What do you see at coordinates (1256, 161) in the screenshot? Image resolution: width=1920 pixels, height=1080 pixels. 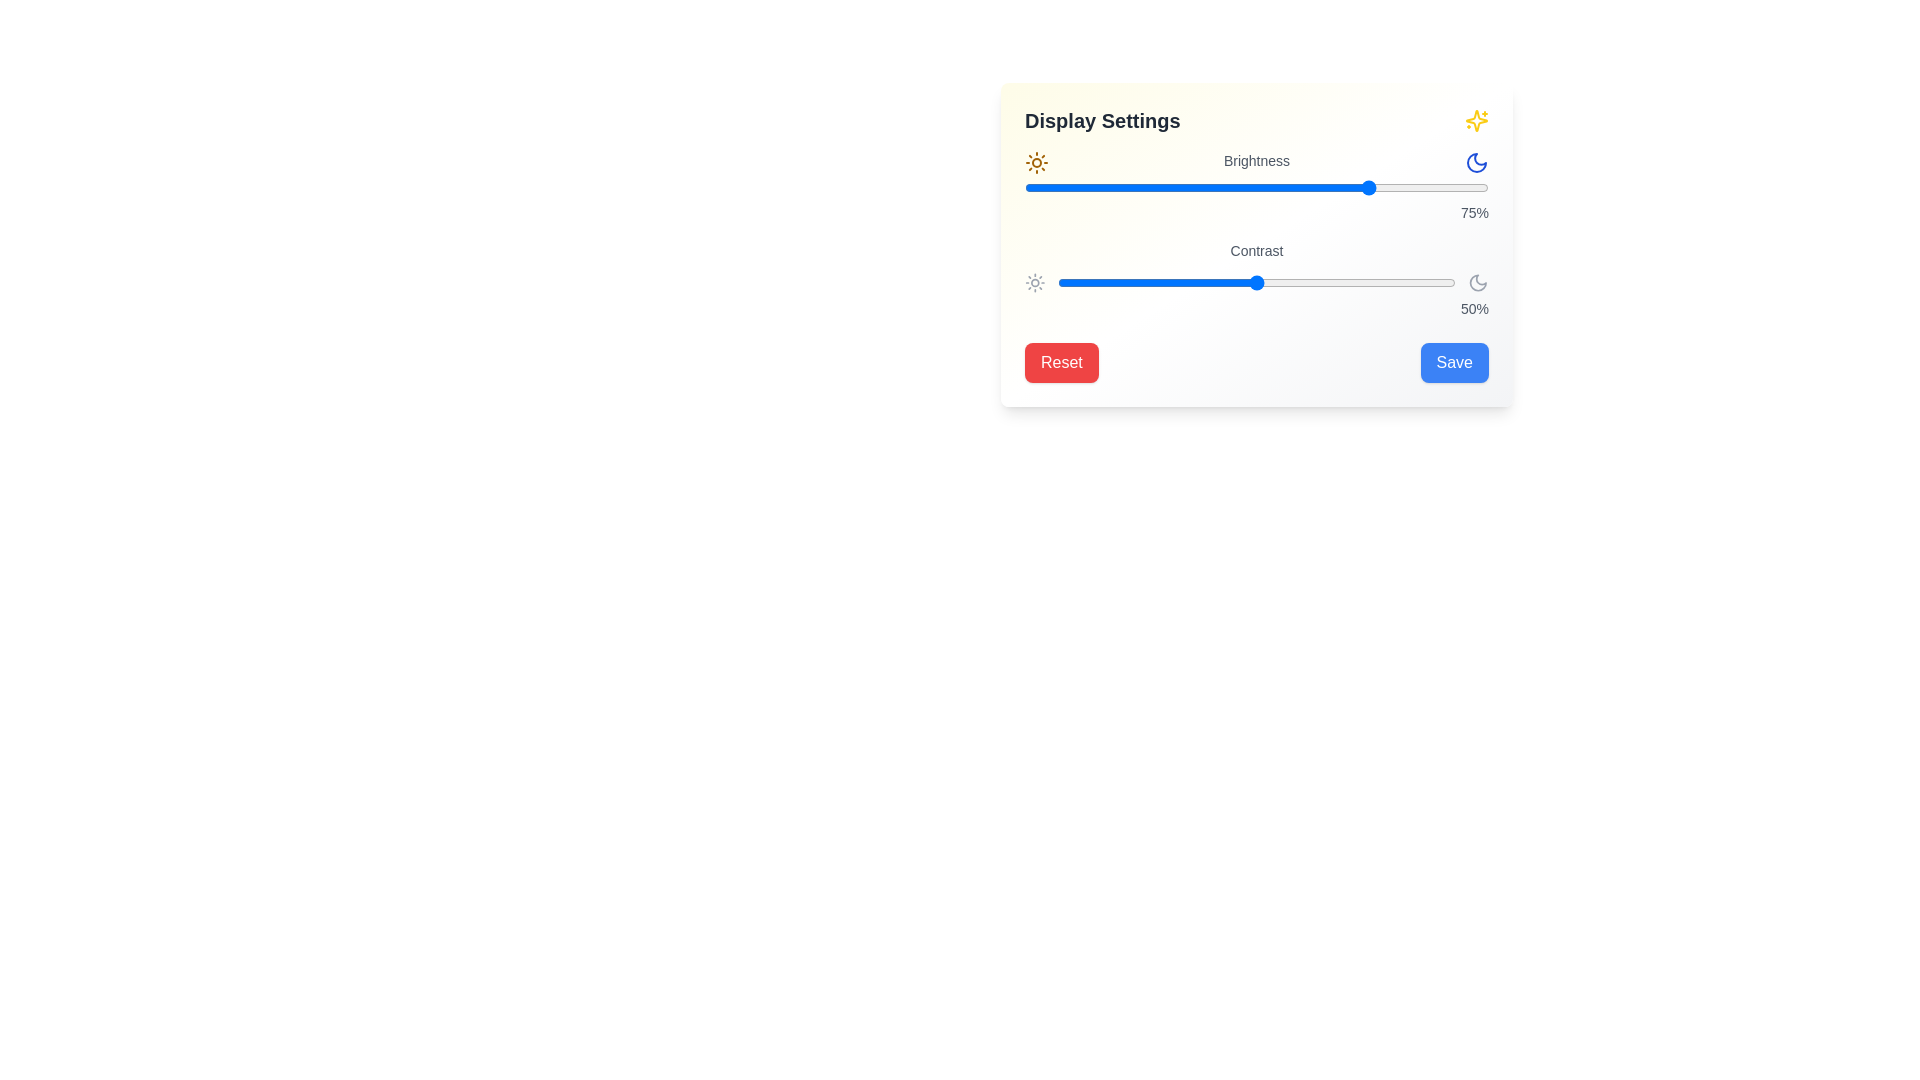 I see `the 'Brightness' label, which is a medium gray text element centered between sun and moon icons in the Display Settings panel` at bounding box center [1256, 161].